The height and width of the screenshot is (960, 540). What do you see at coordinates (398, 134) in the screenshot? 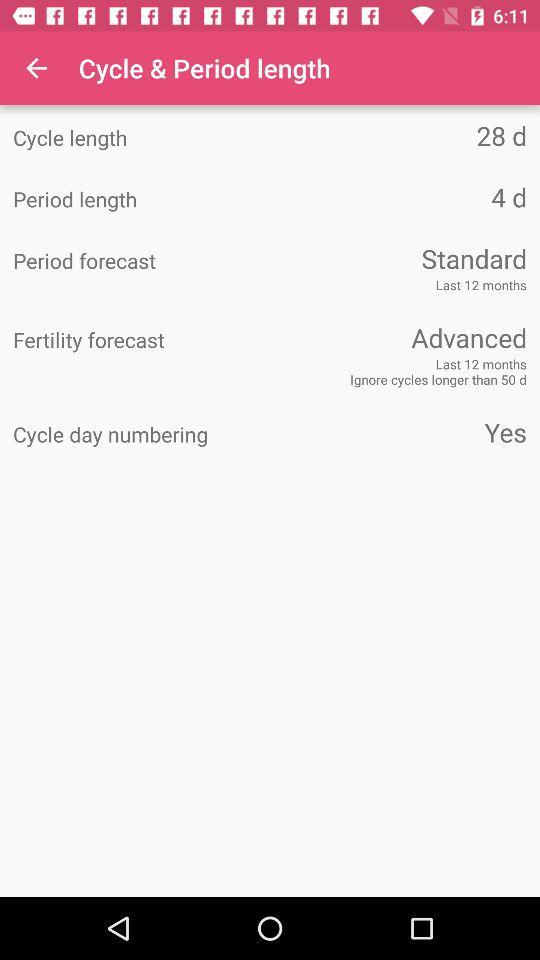
I see `the item next to cycle length item` at bounding box center [398, 134].